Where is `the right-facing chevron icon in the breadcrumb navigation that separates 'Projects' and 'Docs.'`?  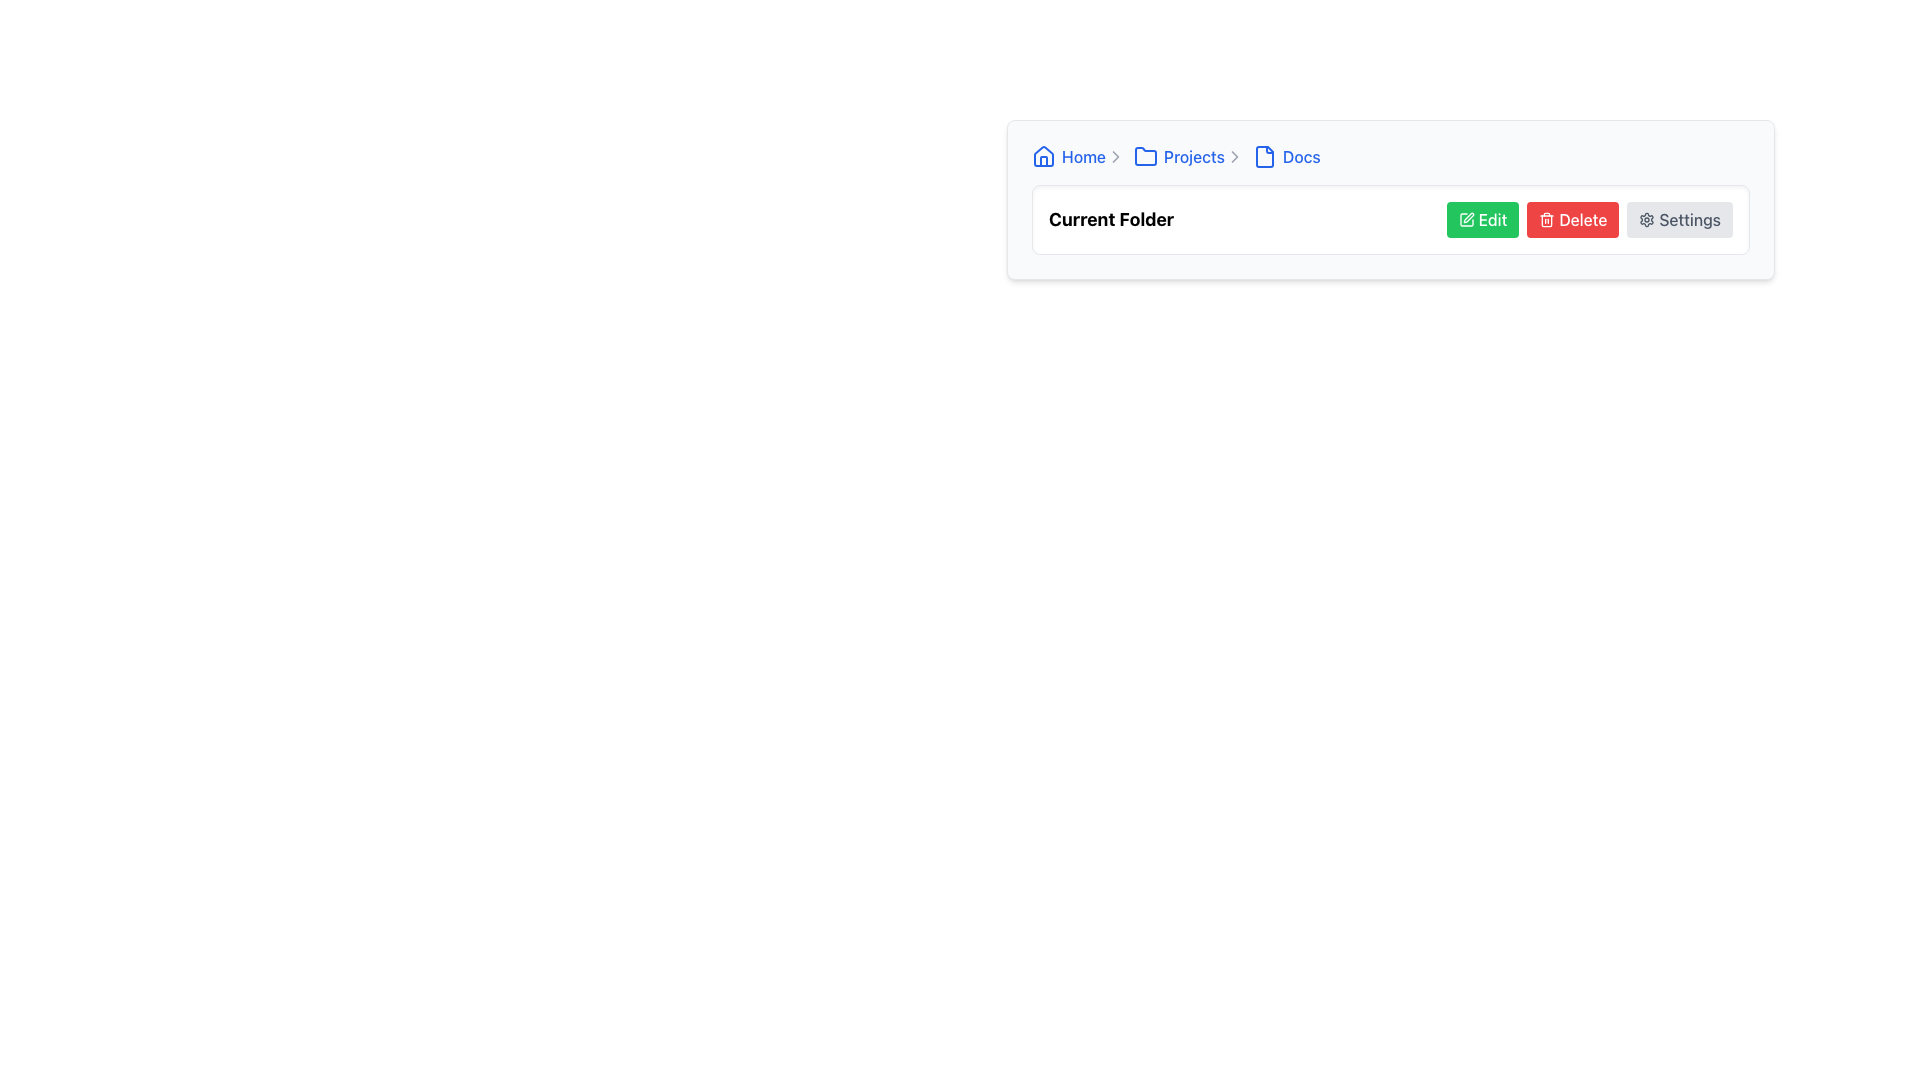
the right-facing chevron icon in the breadcrumb navigation that separates 'Projects' and 'Docs.' is located at coordinates (1233, 156).